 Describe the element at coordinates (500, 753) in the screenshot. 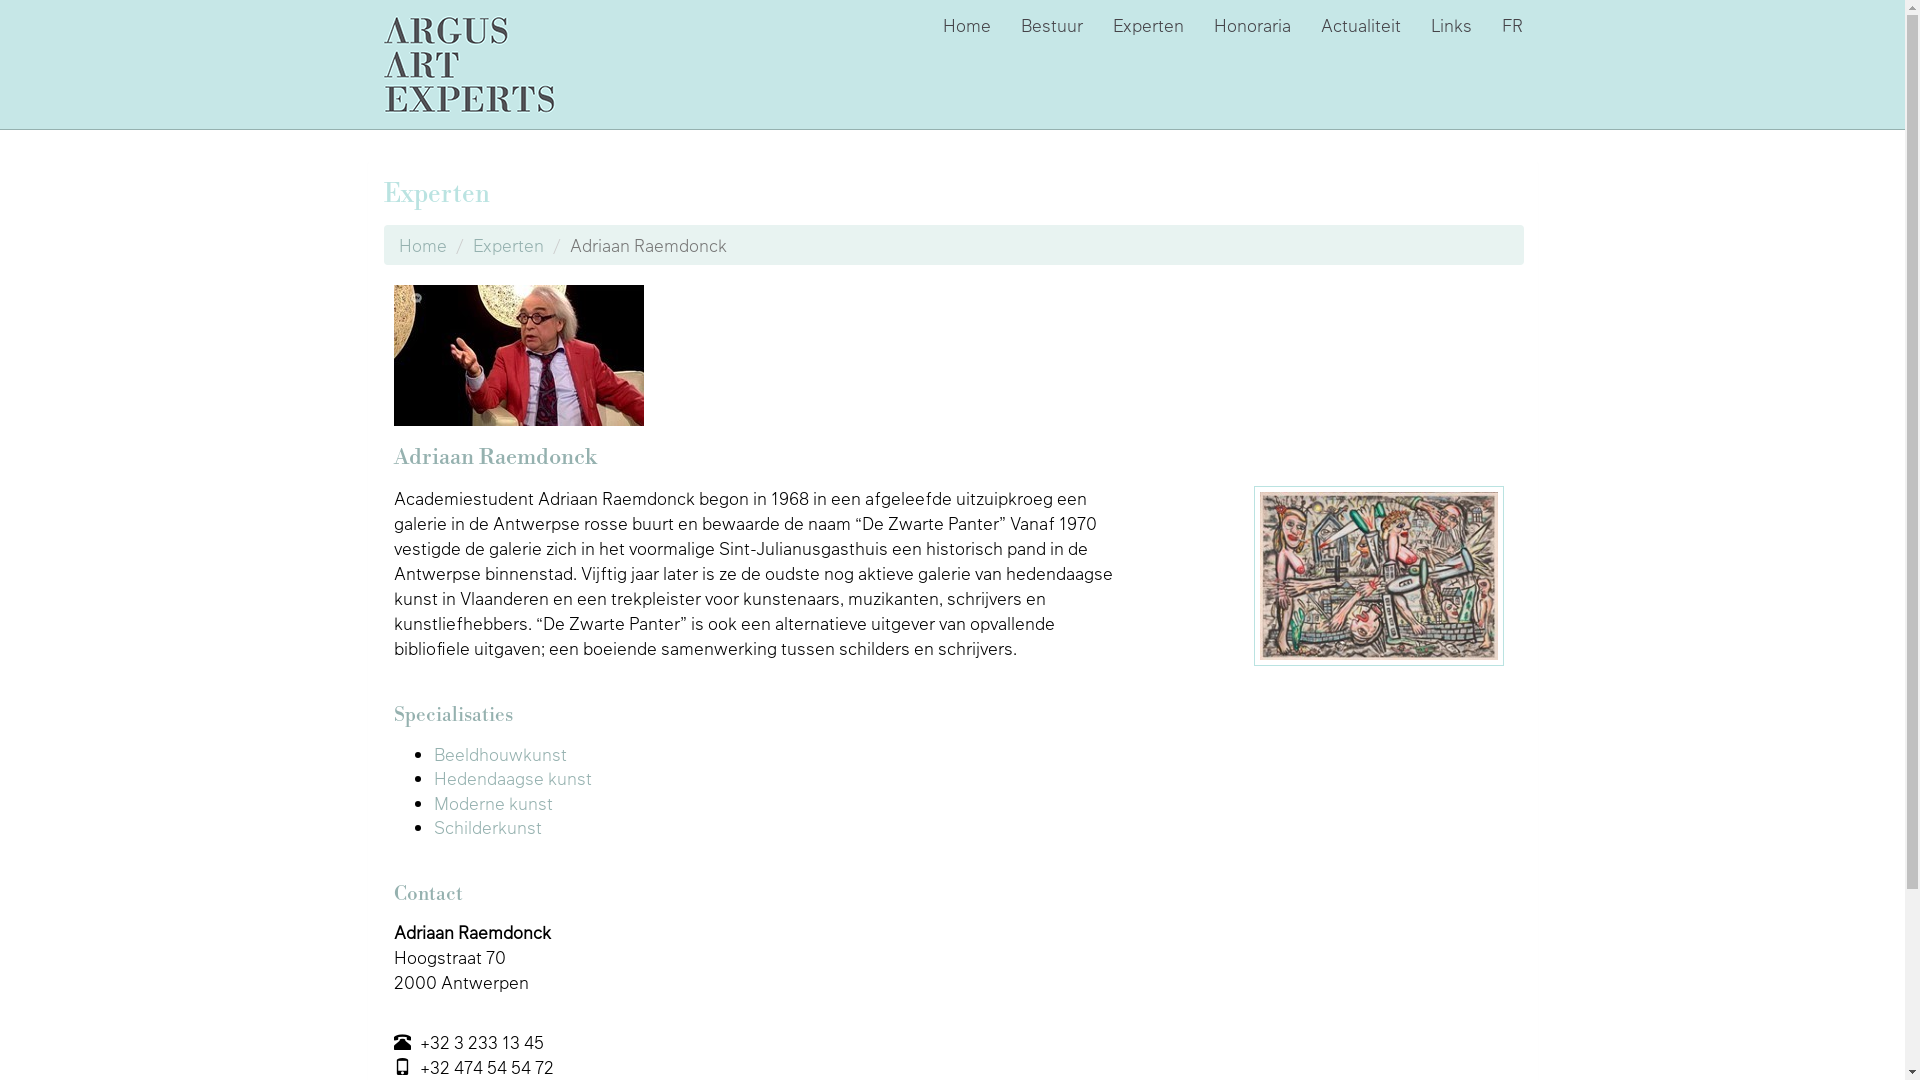

I see `'Beeldhouwkunst'` at that location.